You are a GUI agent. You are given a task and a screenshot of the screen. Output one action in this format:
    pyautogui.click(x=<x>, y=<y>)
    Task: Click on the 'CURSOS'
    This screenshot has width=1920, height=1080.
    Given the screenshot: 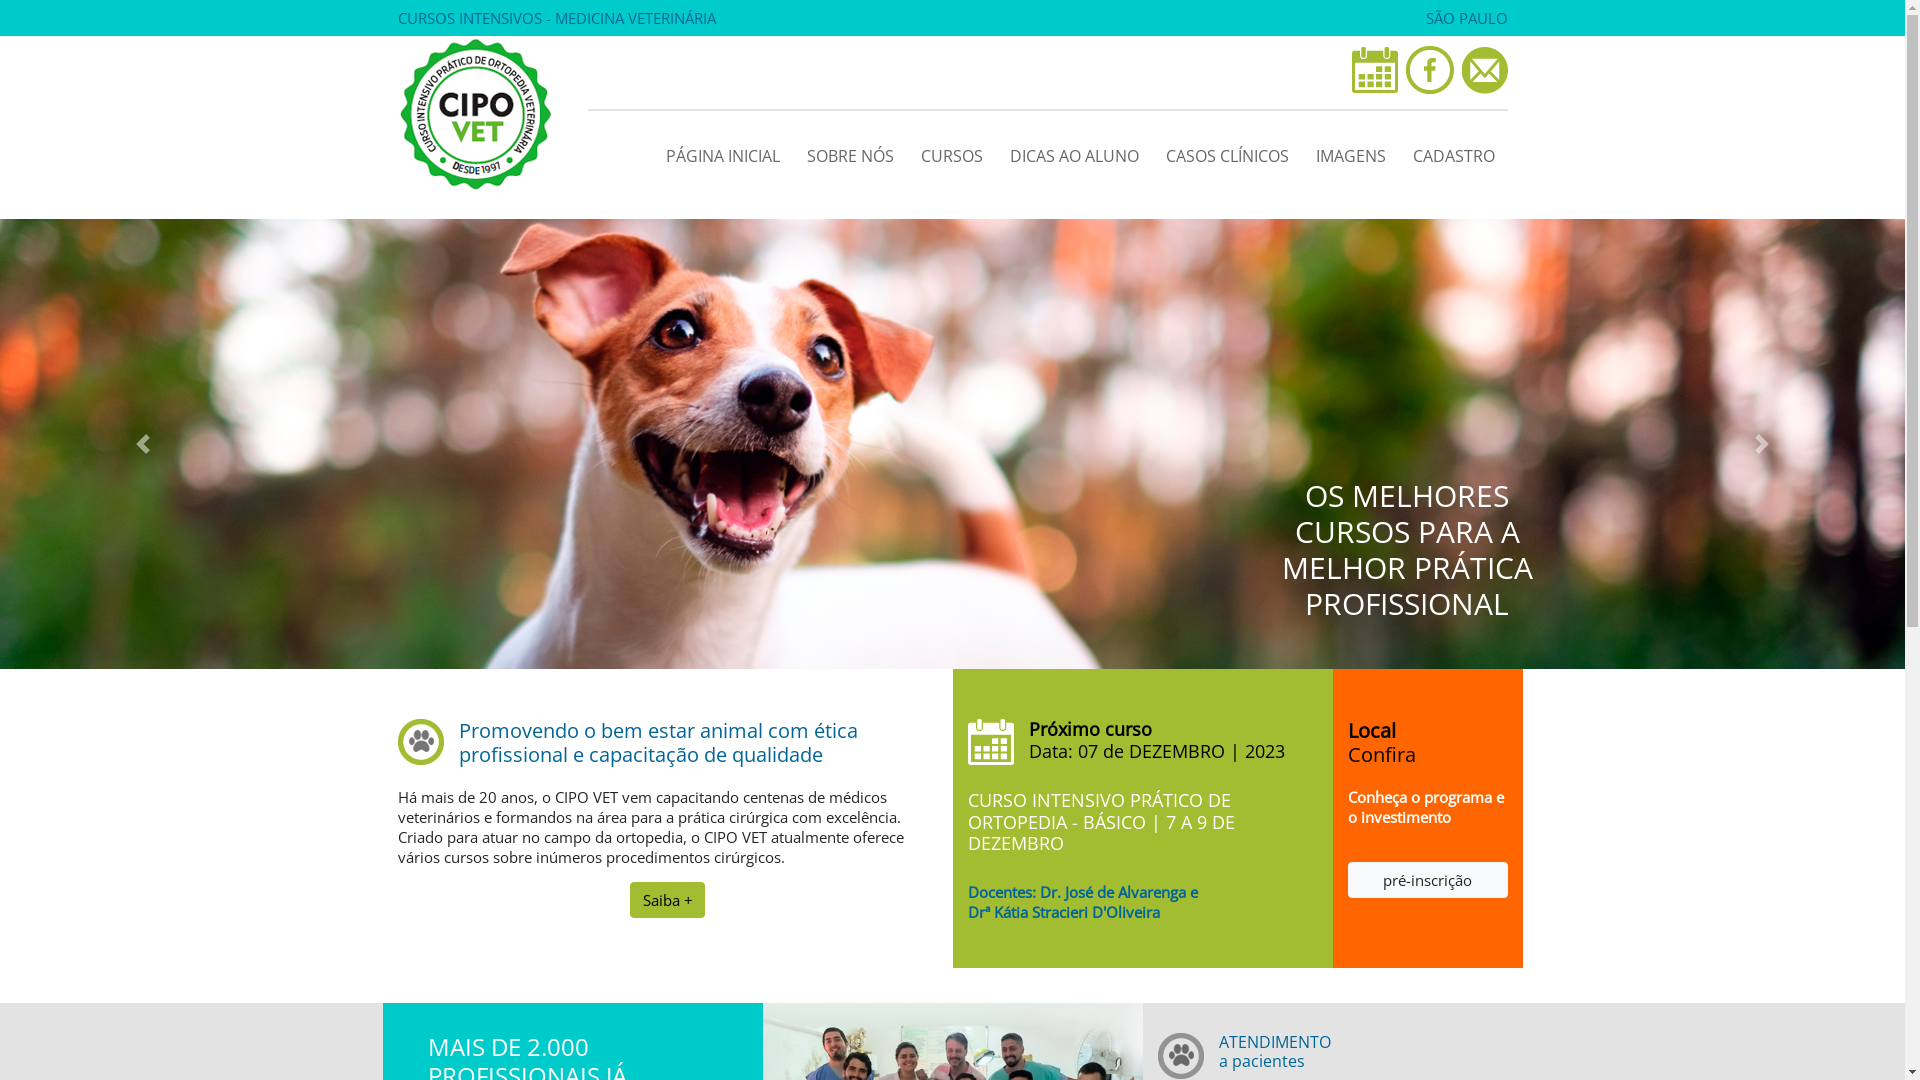 What is the action you would take?
    pyautogui.click(x=906, y=150)
    